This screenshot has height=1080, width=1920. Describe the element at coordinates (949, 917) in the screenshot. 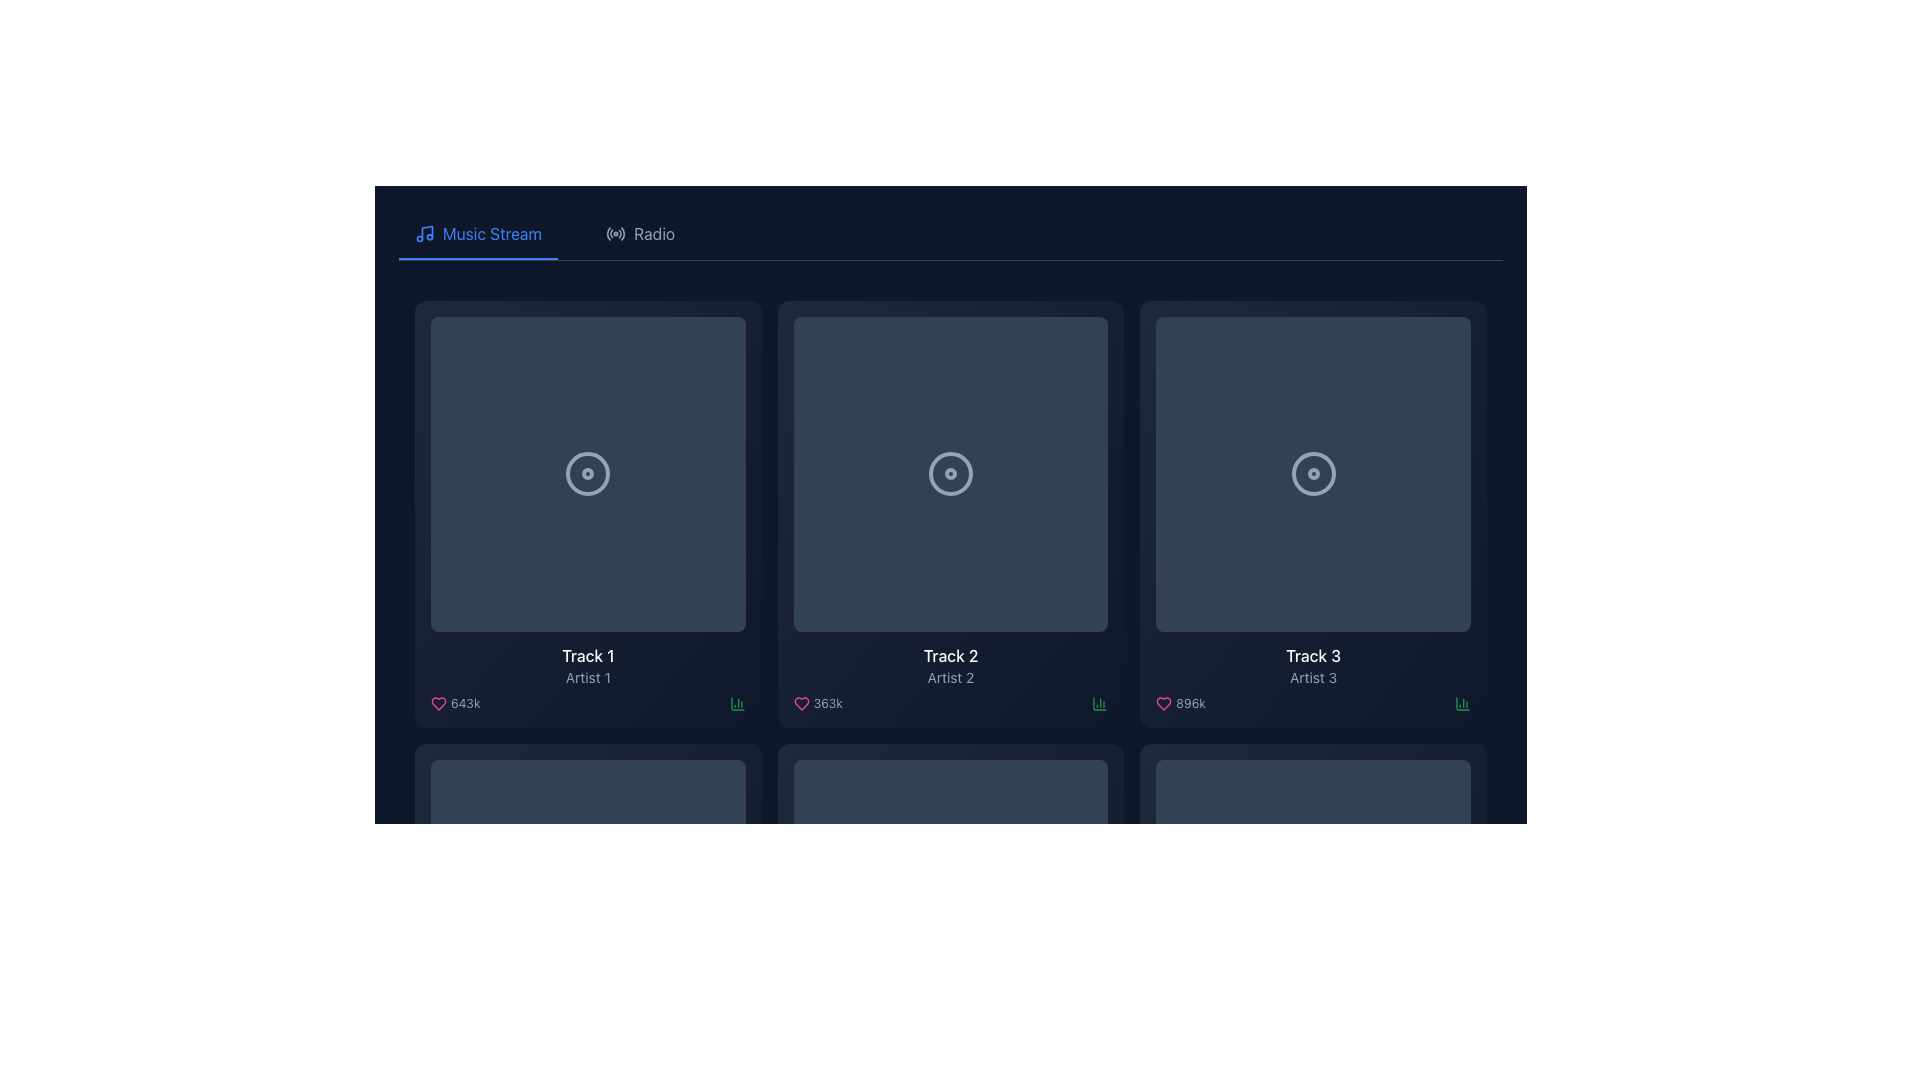

I see `the outer circular SVG shape located` at that location.